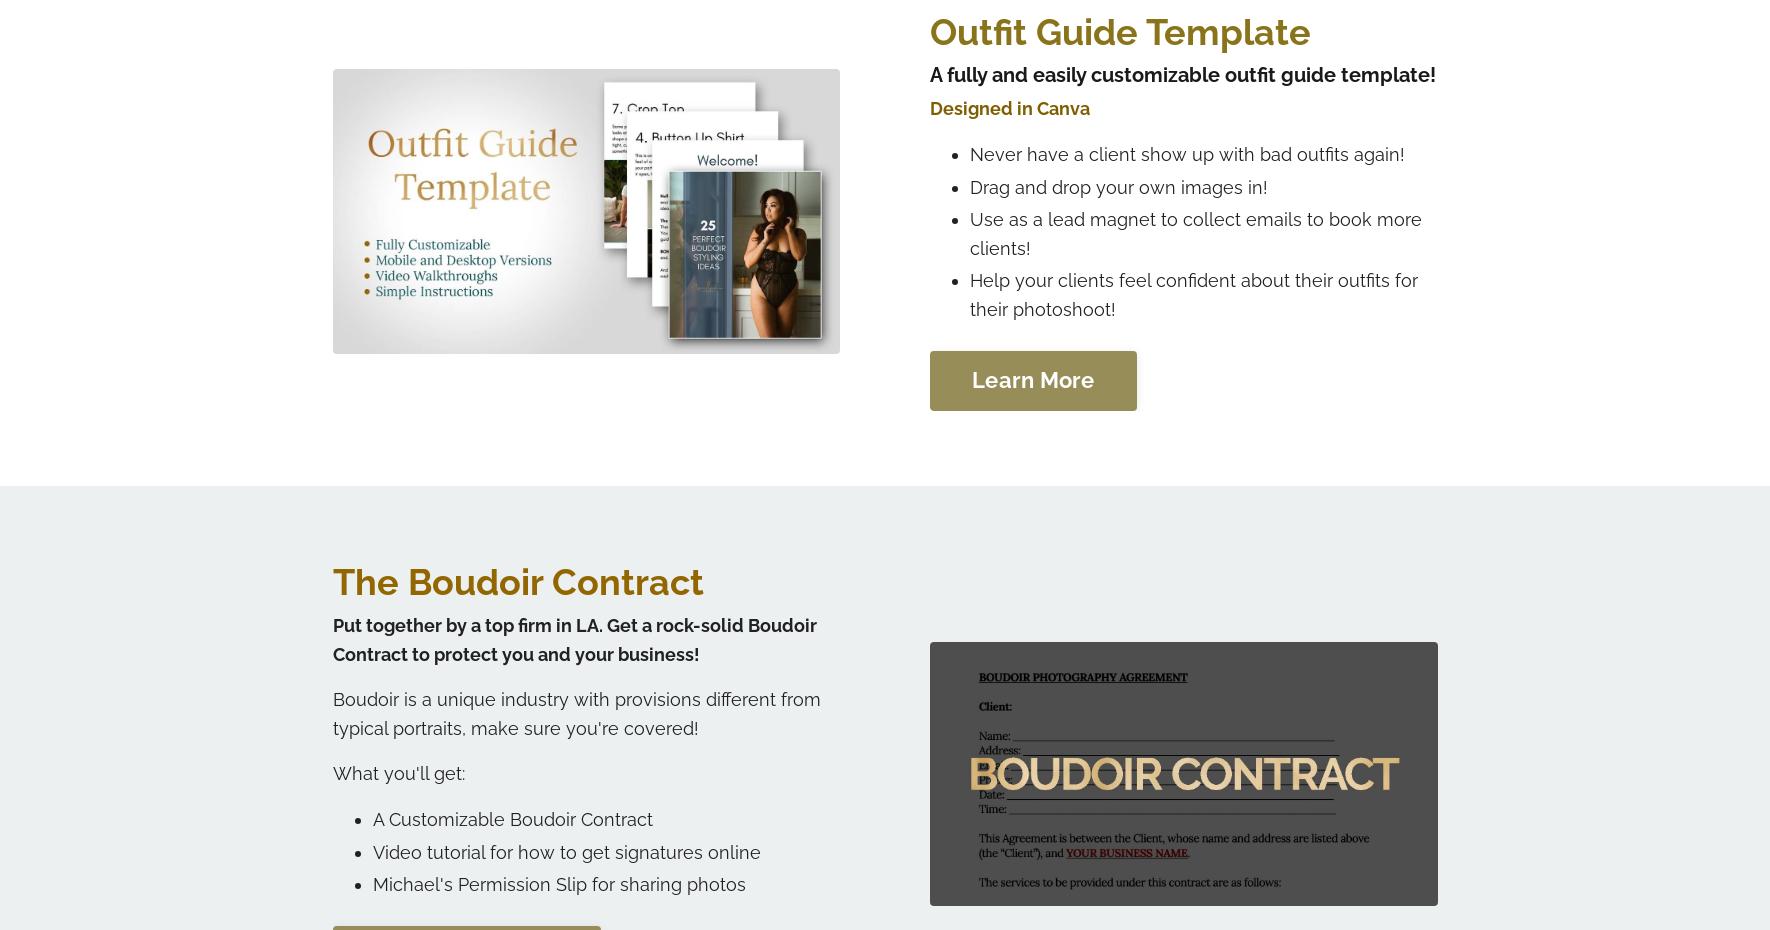 Image resolution: width=1770 pixels, height=930 pixels. What do you see at coordinates (928, 30) in the screenshot?
I see `'Outfit Guide Template'` at bounding box center [928, 30].